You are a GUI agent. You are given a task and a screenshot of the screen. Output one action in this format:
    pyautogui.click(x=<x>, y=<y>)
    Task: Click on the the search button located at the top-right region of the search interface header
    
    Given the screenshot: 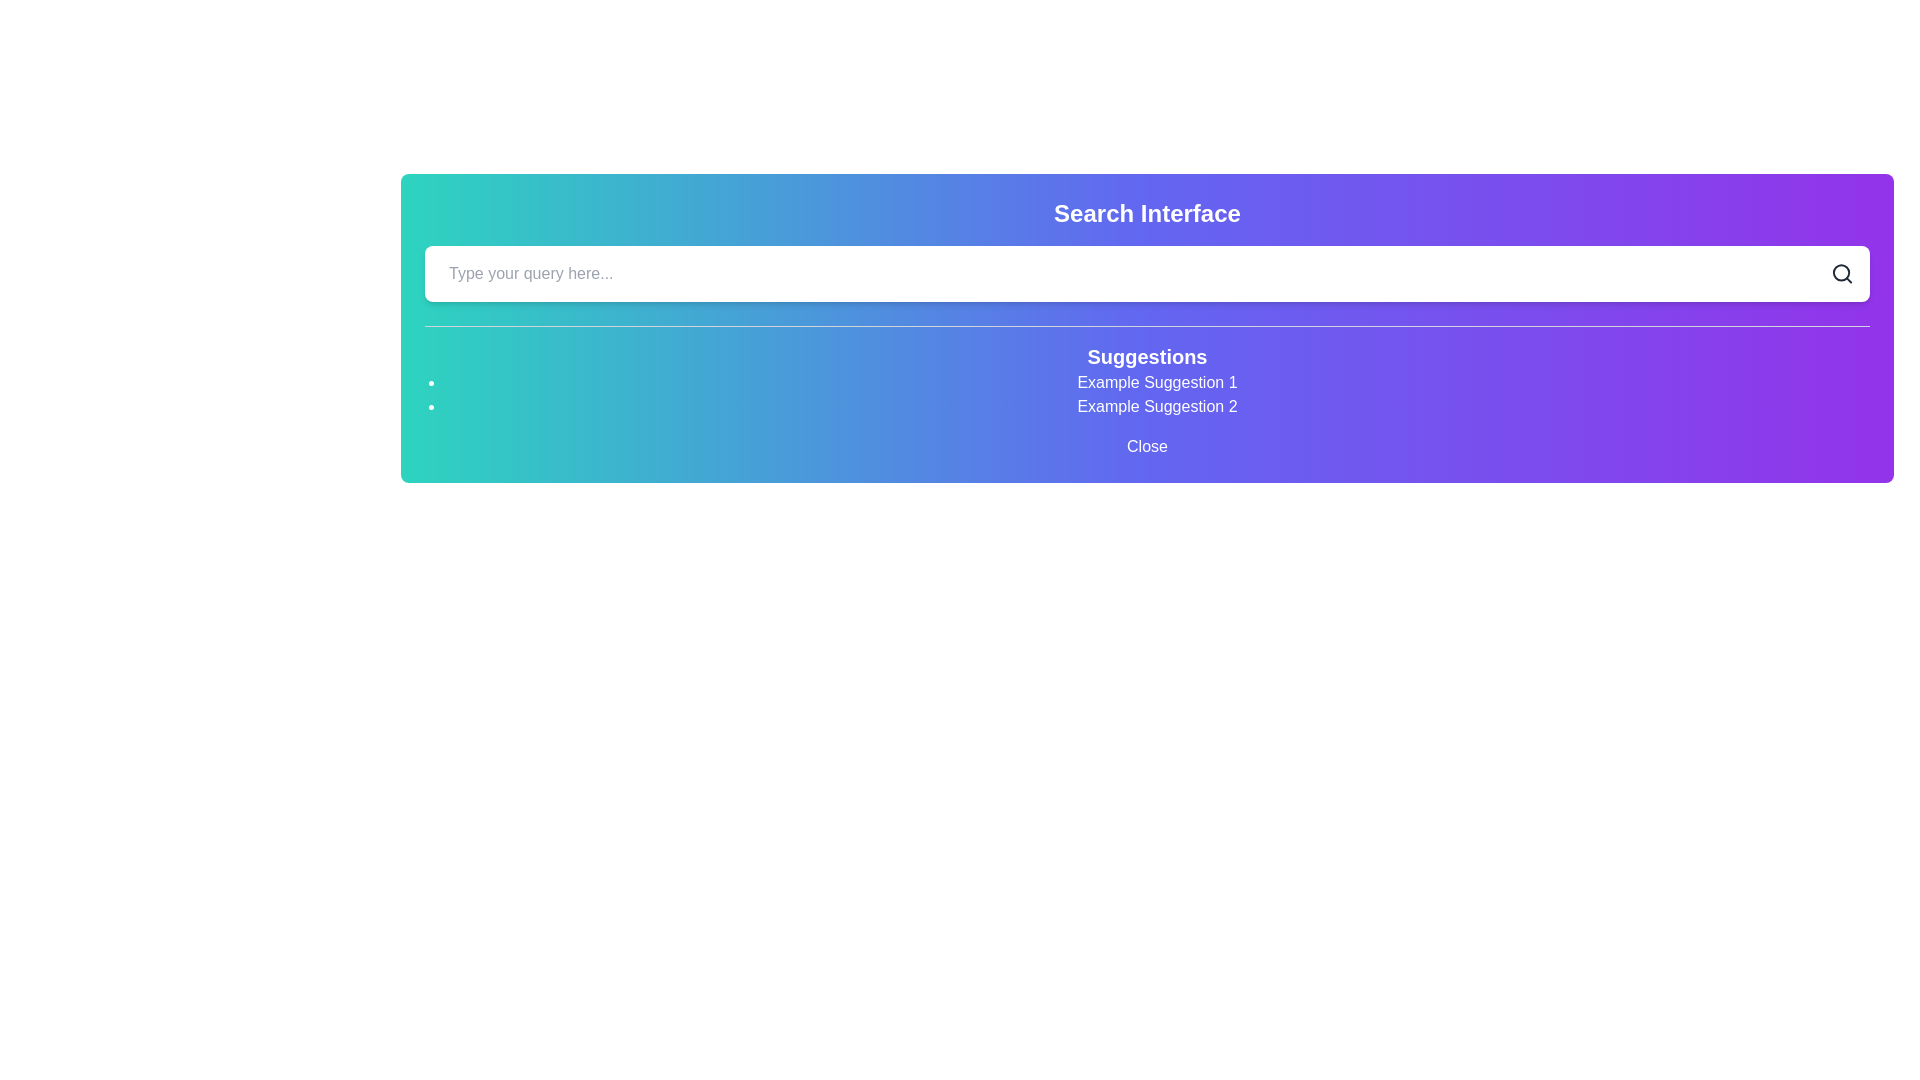 What is the action you would take?
    pyautogui.click(x=1841, y=273)
    